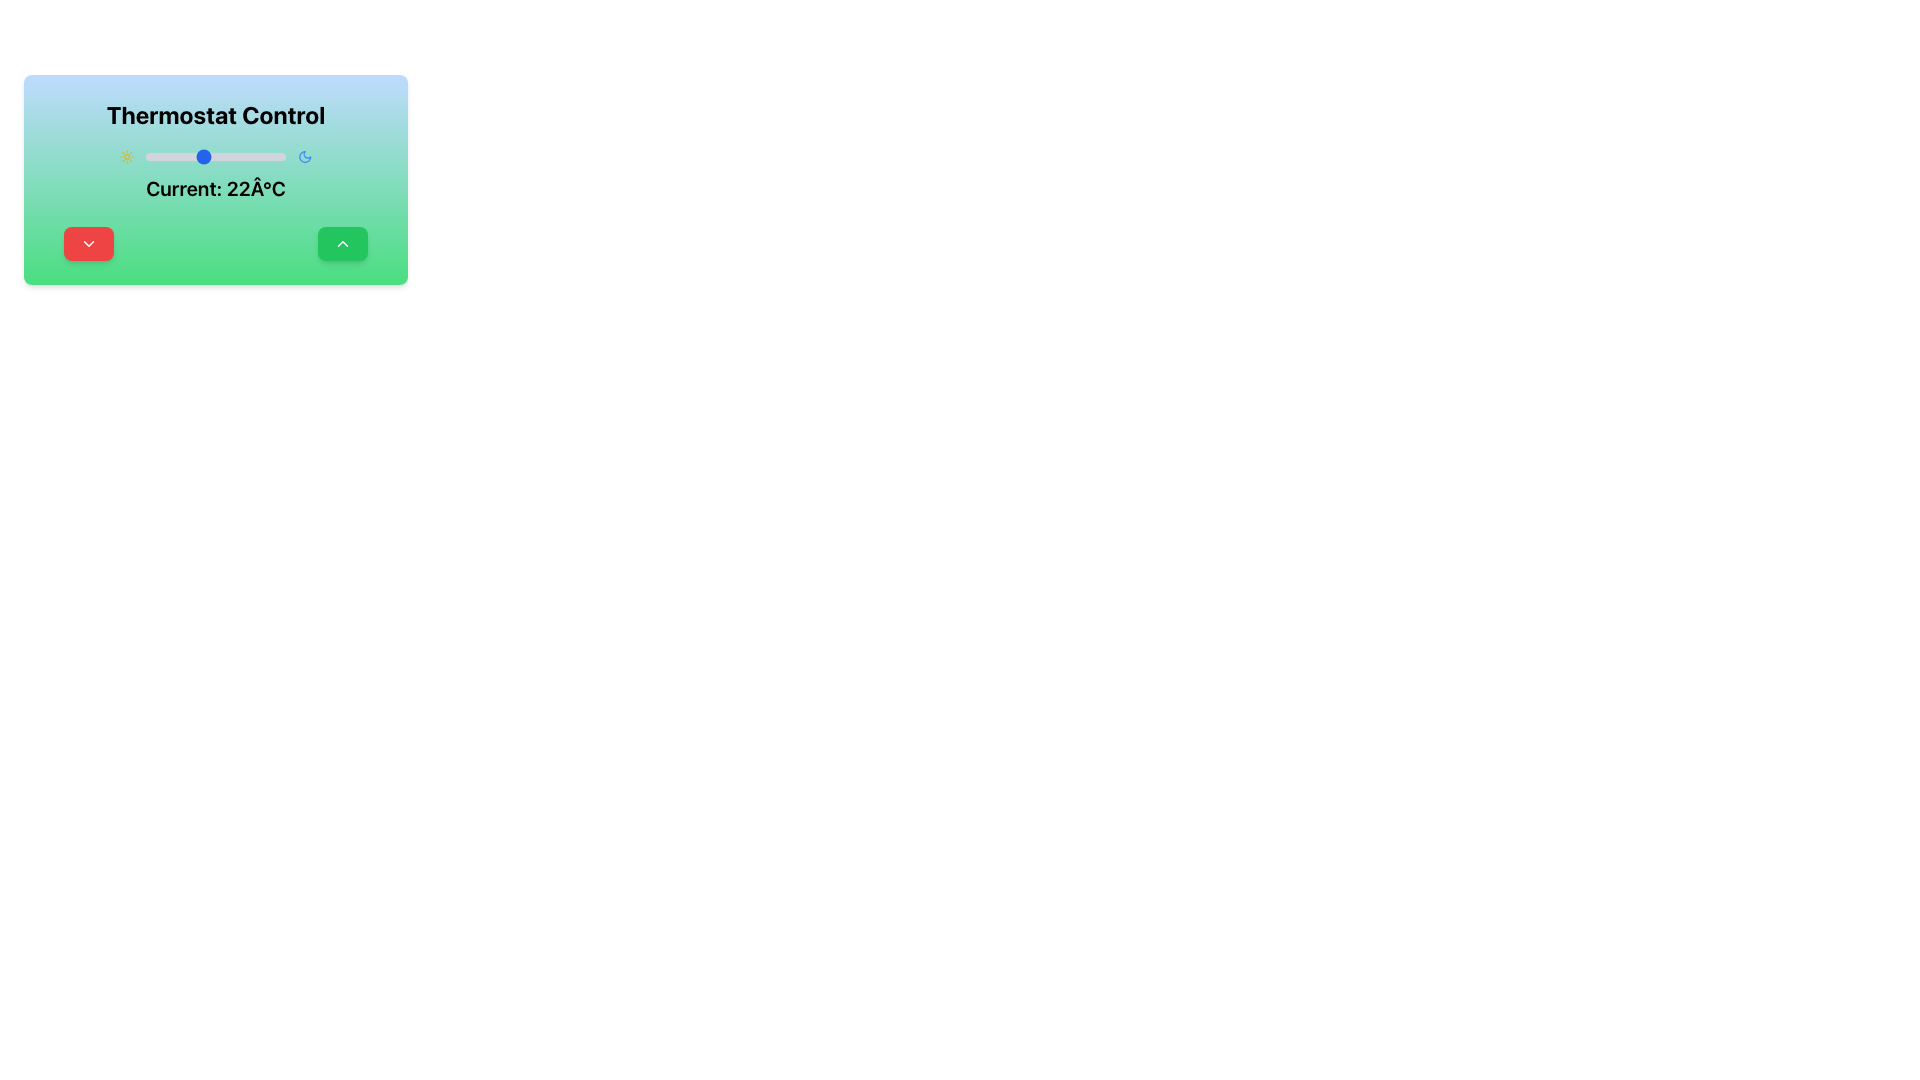 Image resolution: width=1920 pixels, height=1080 pixels. Describe the element at coordinates (342, 242) in the screenshot. I see `the arrow icon embedded within the button located in the bottom-right corner of the thermostat control panel to trigger a tooltip or visual effect` at that location.